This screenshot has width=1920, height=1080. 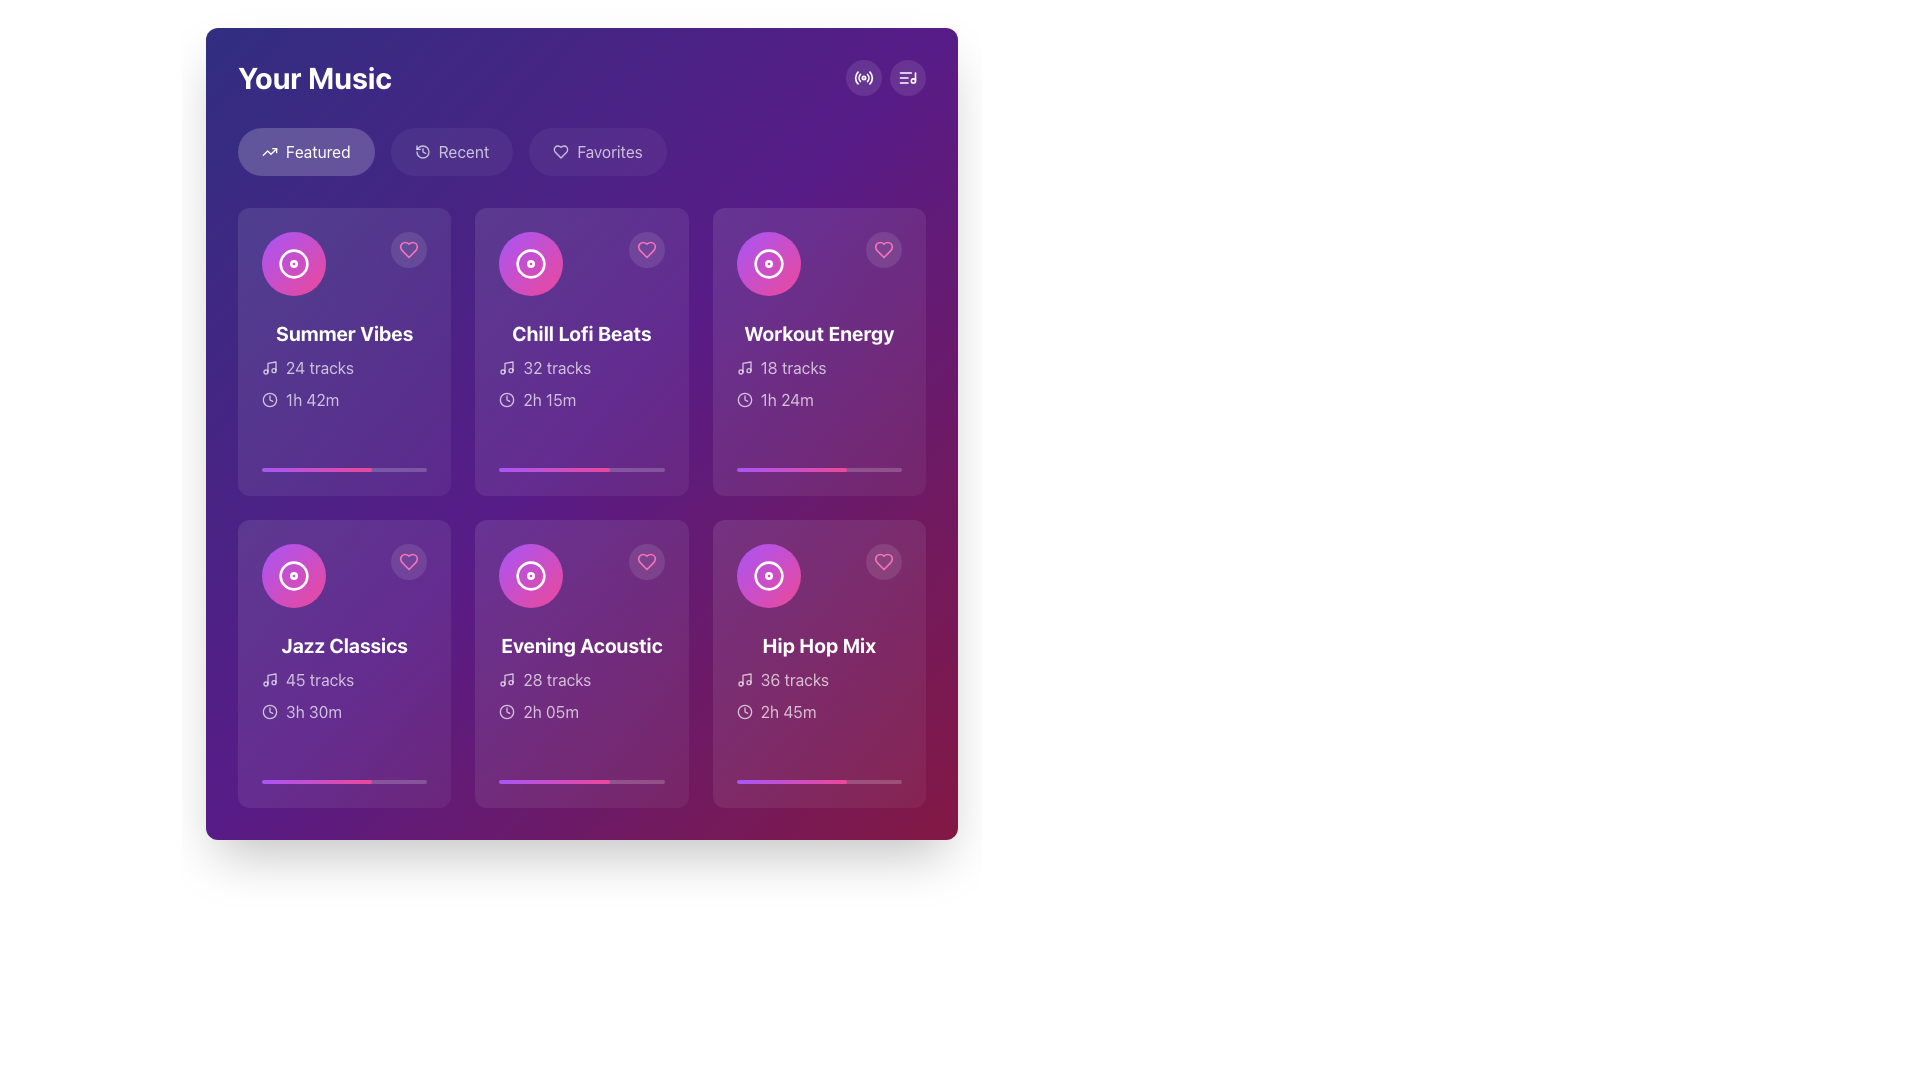 I want to click on the circular button with a pink heart icon located in the top-right corner of the 'Summer Vibes' card under the 'Featured' tab in the 'Your Music' section, so click(x=408, y=249).